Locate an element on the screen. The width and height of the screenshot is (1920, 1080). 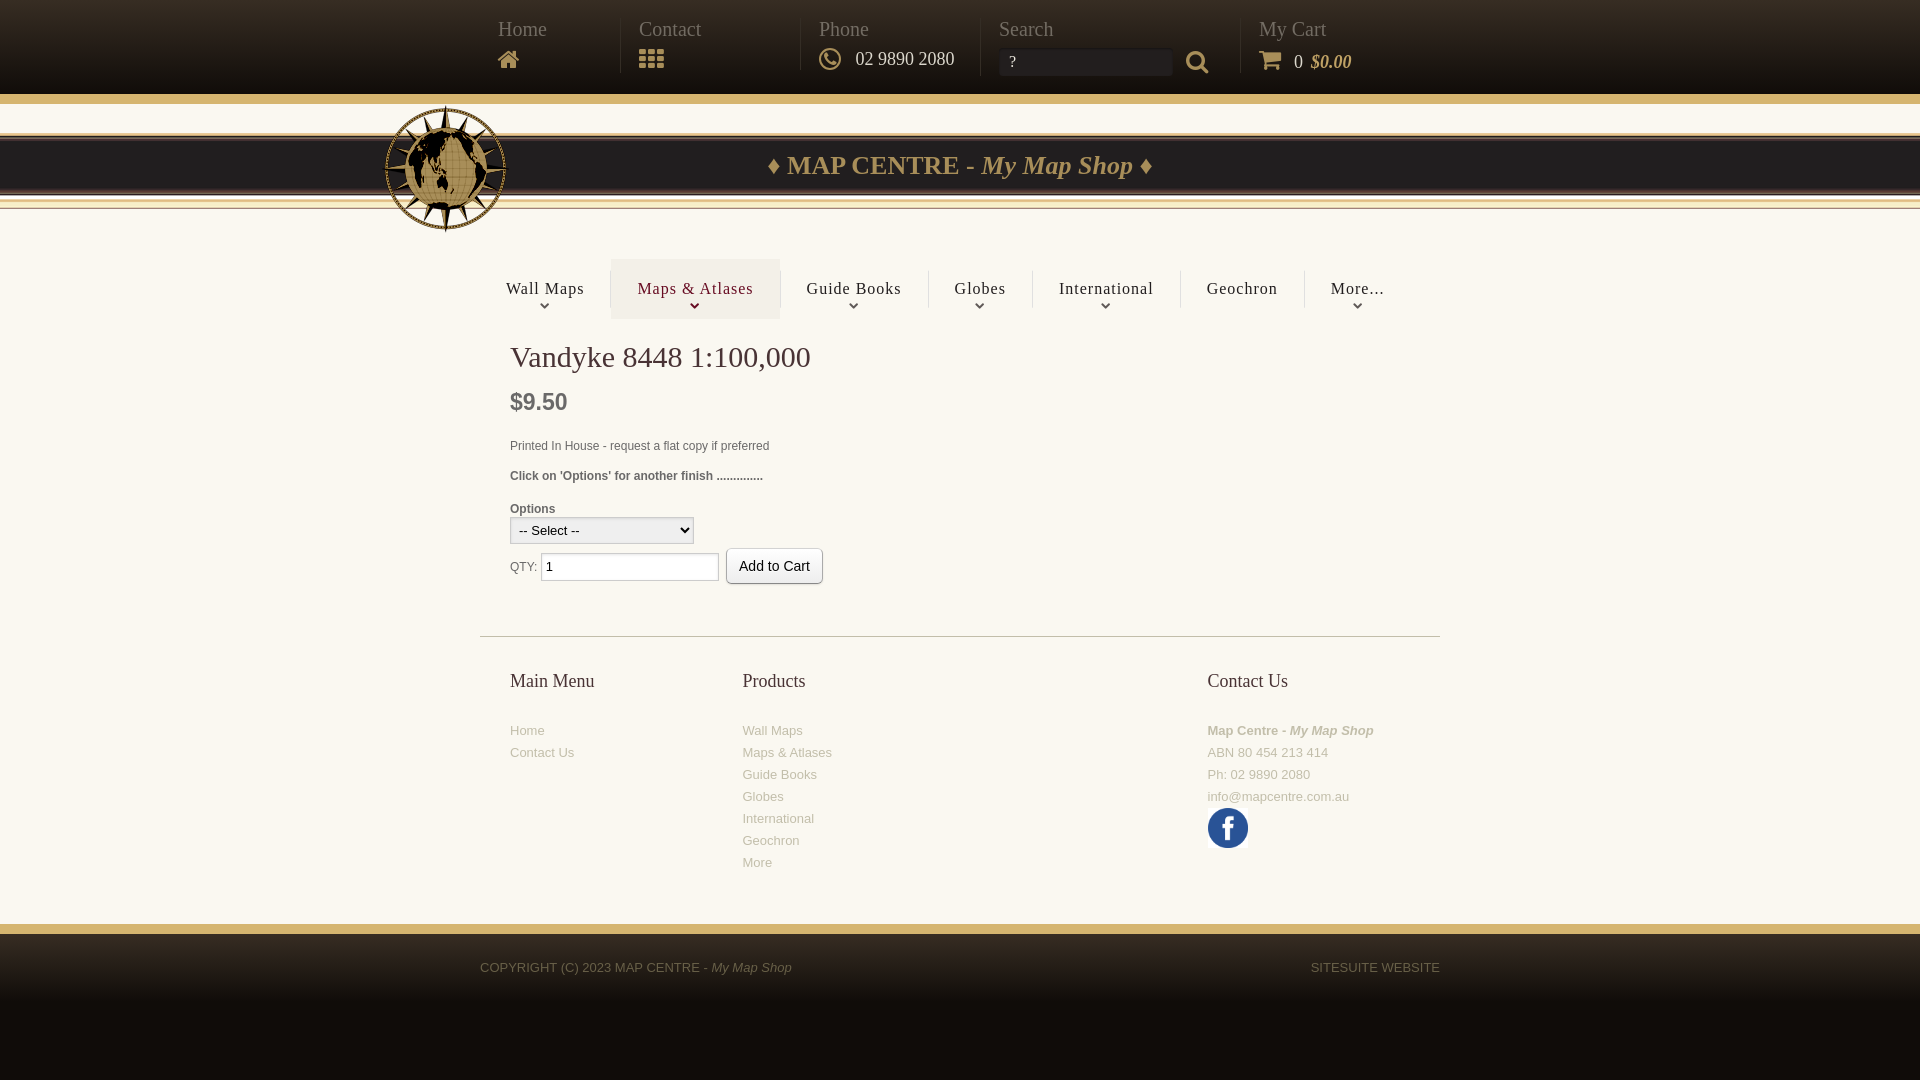
'Phone' is located at coordinates (844, 29).